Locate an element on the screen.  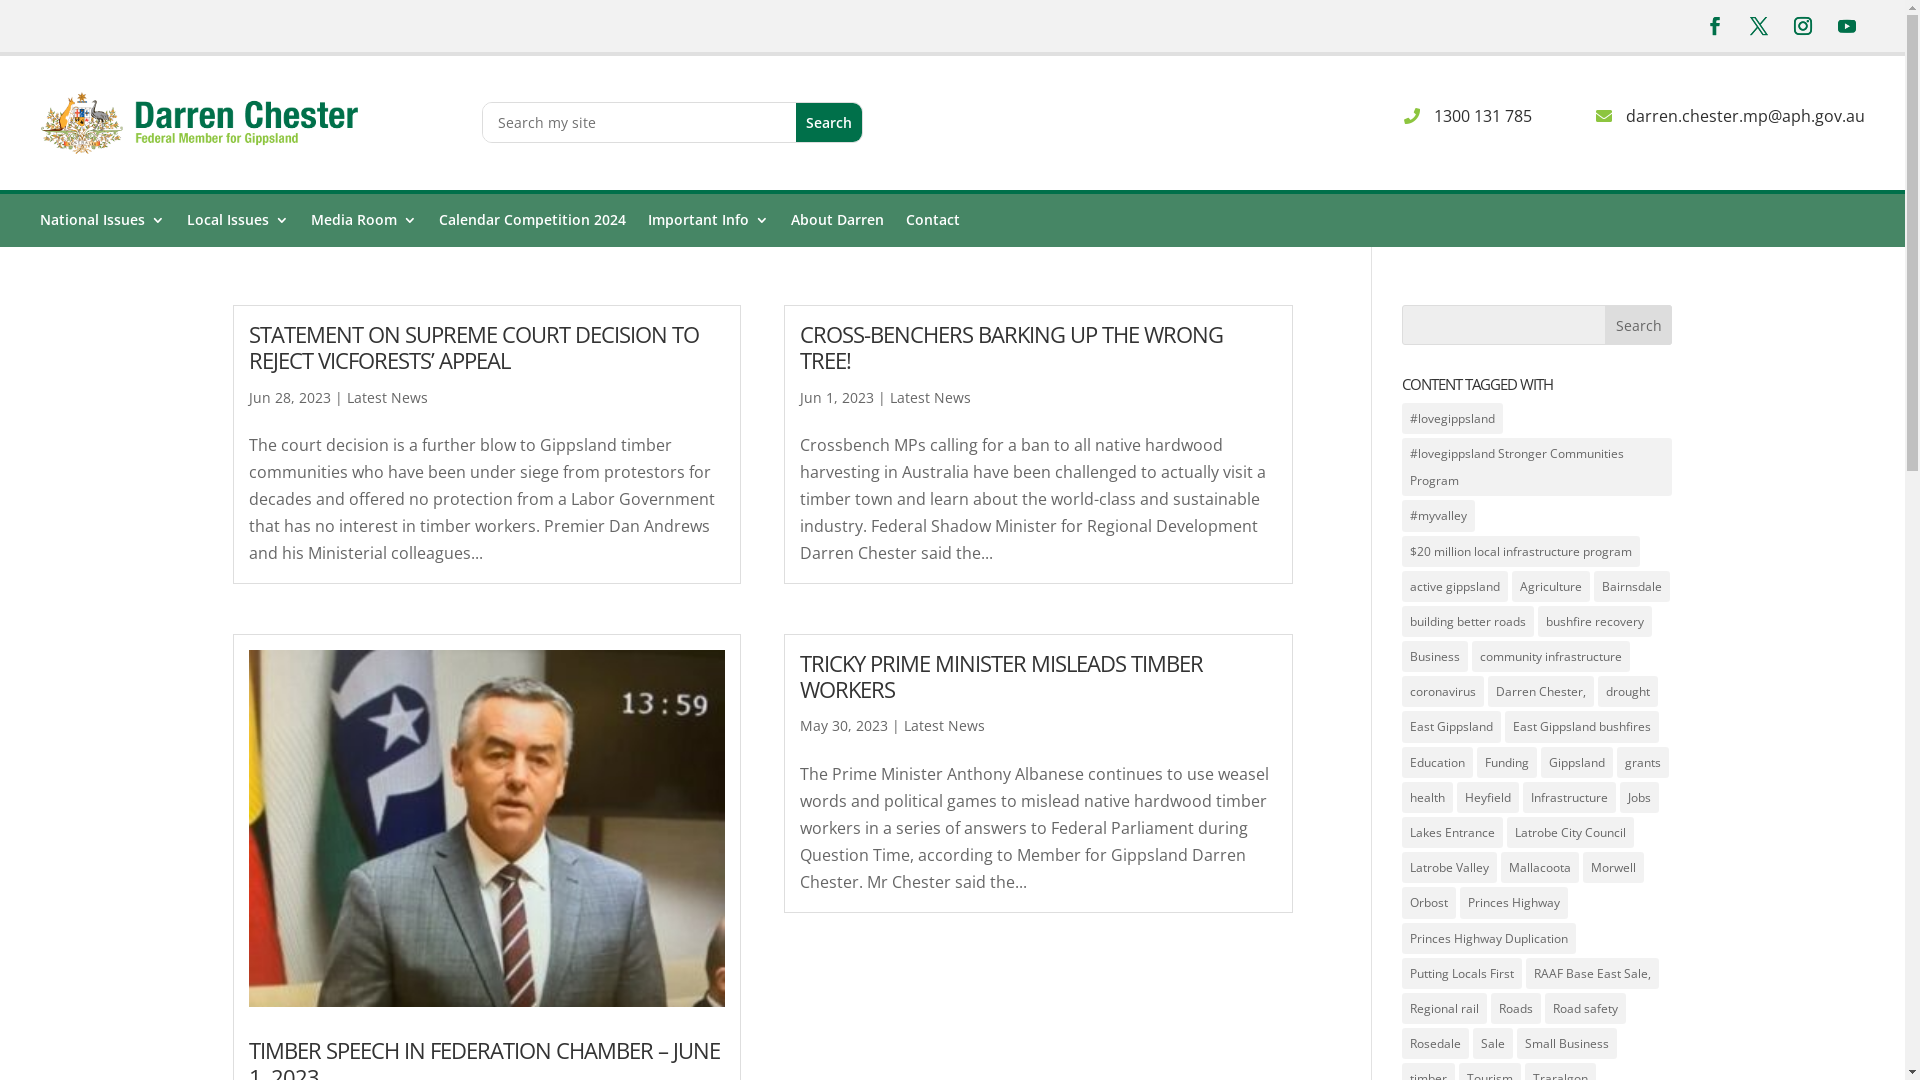
'Putting Locals First' is located at coordinates (1462, 972).